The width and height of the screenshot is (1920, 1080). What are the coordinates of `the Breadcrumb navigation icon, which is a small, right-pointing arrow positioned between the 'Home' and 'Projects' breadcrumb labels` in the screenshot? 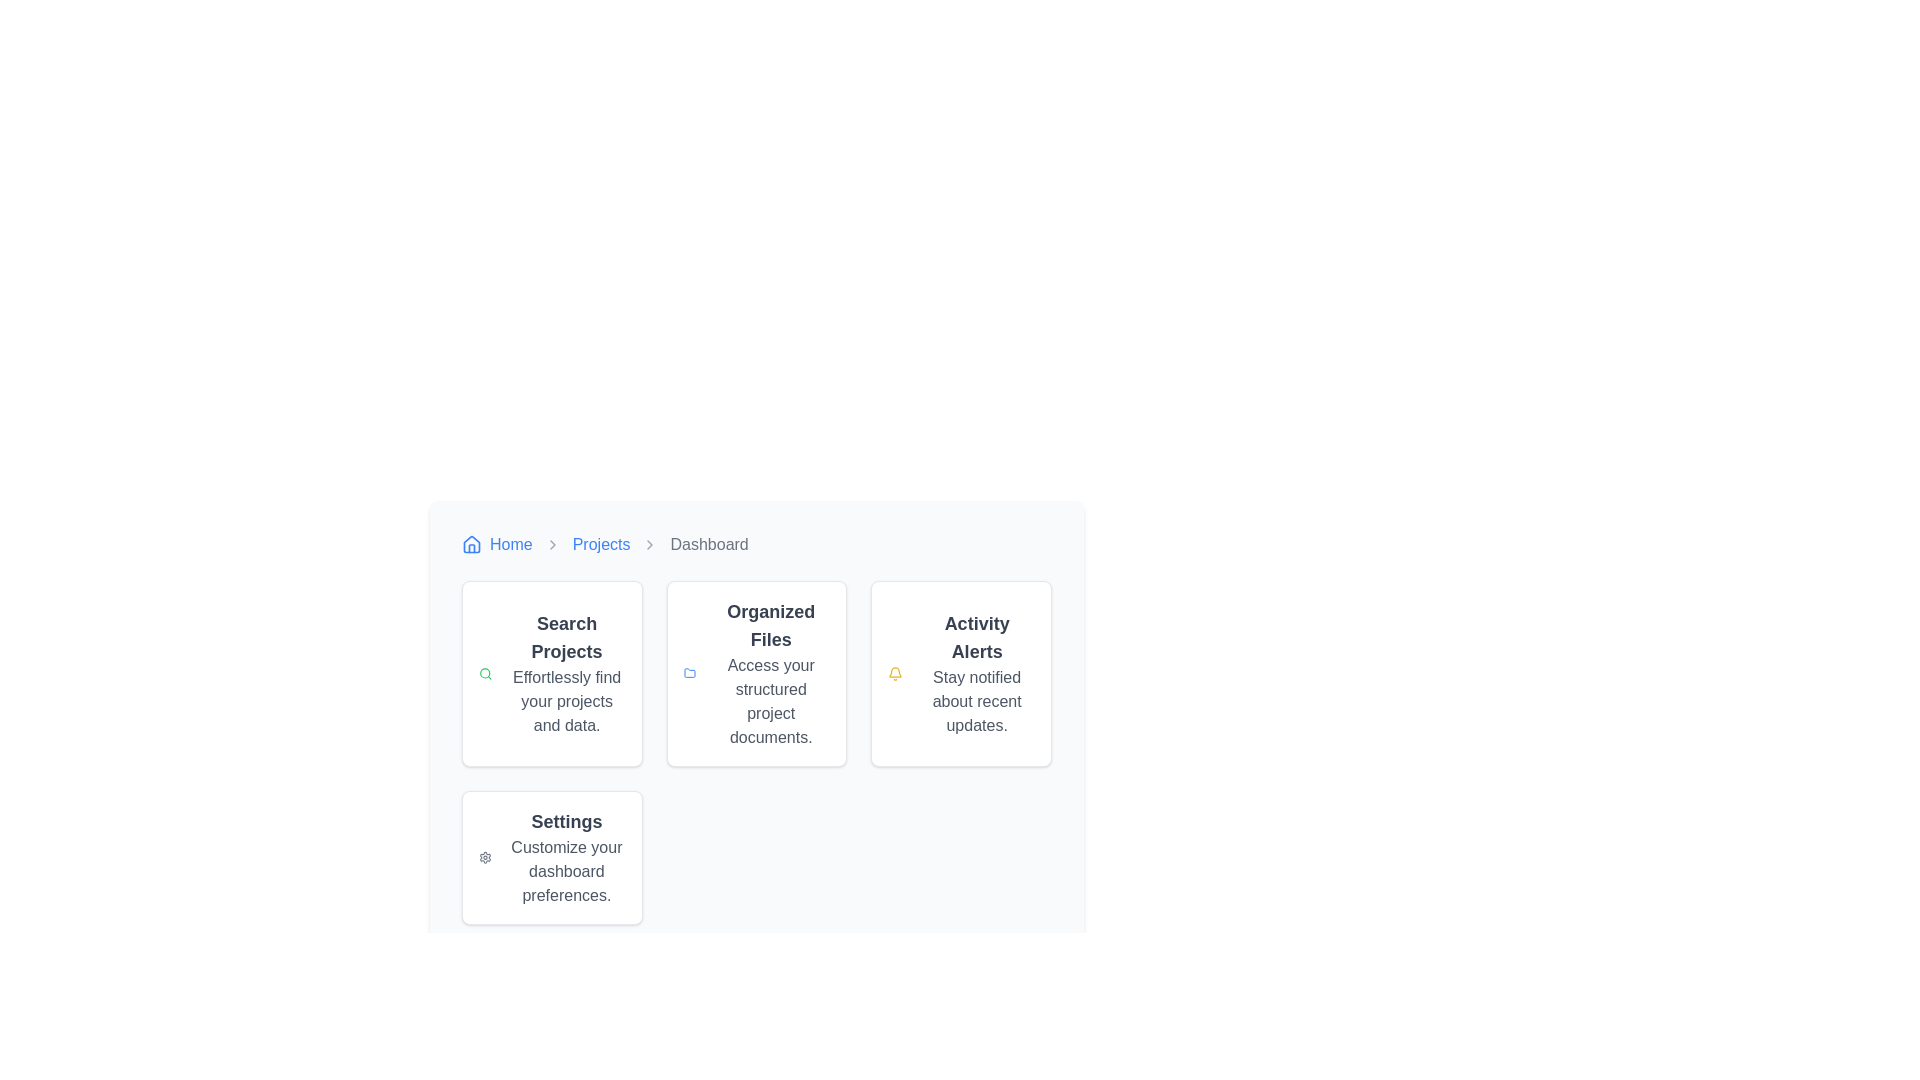 It's located at (552, 544).